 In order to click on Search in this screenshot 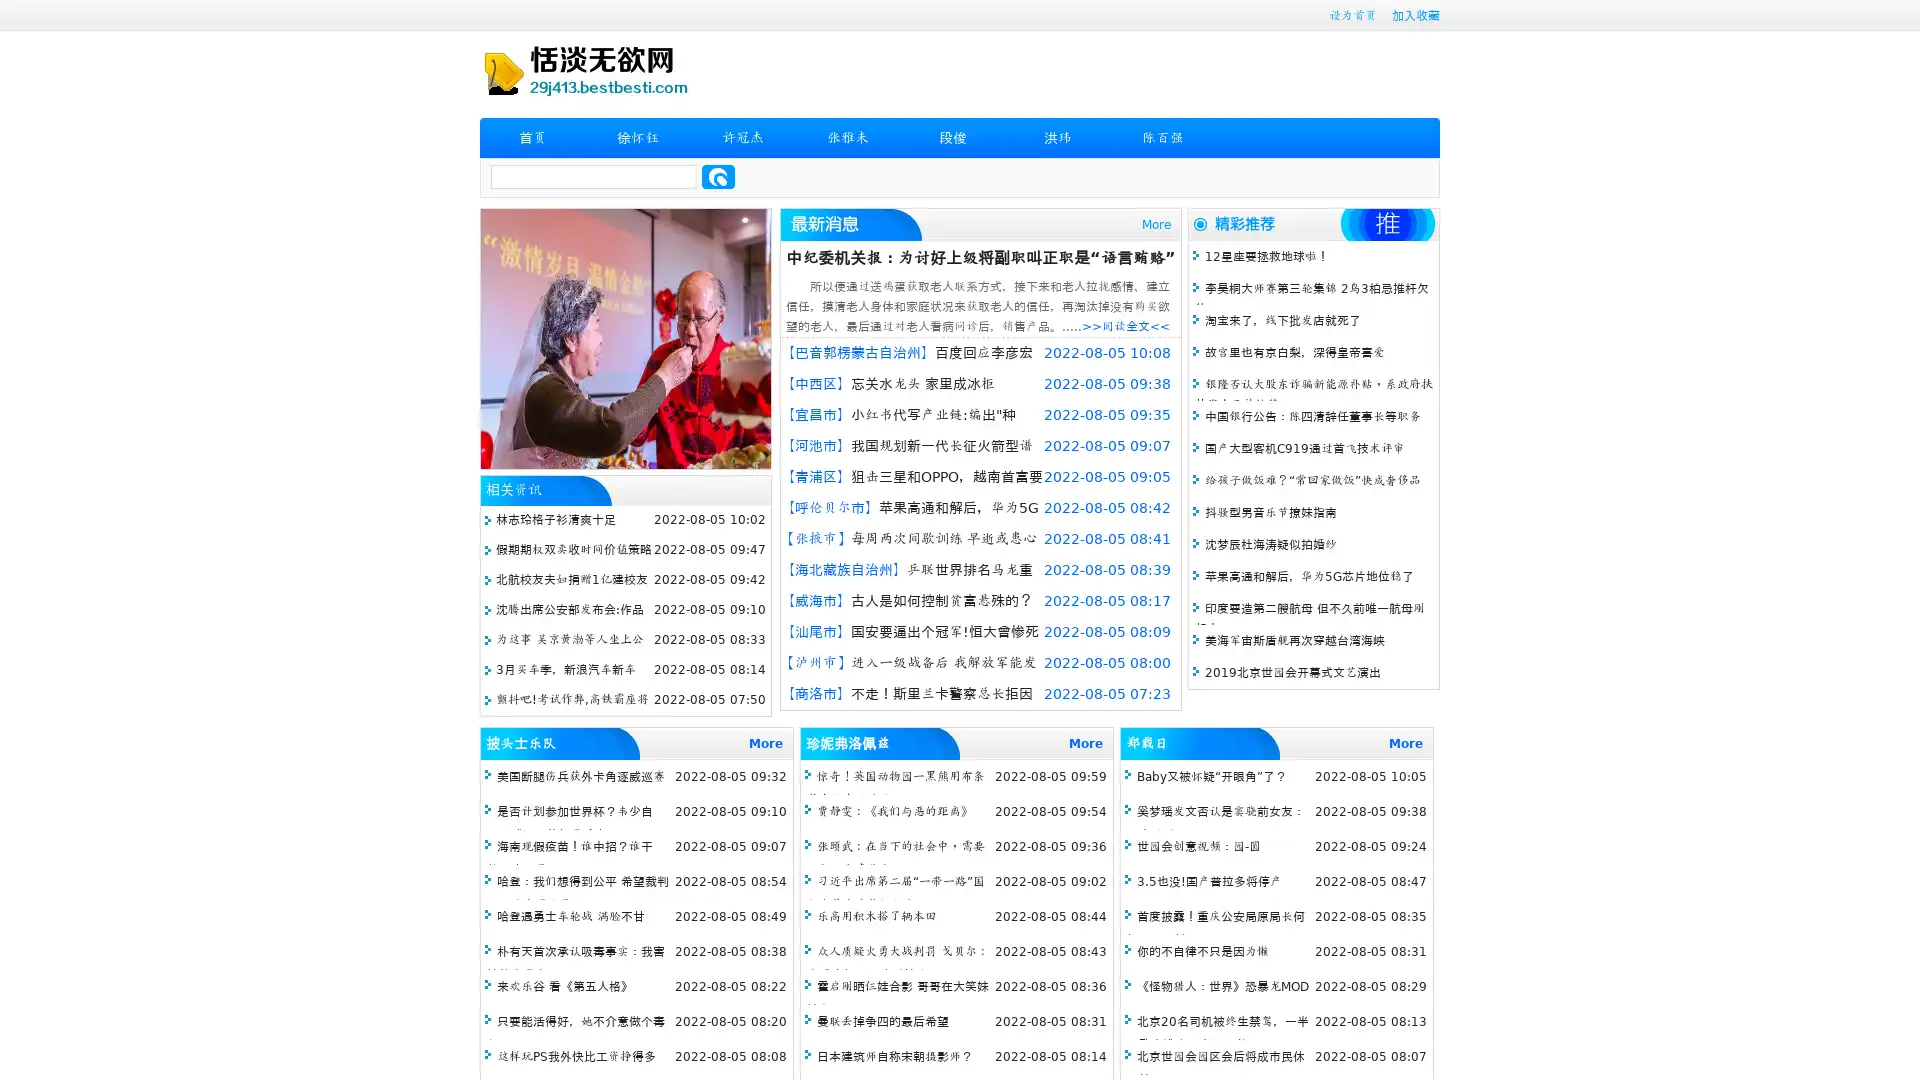, I will do `click(718, 176)`.